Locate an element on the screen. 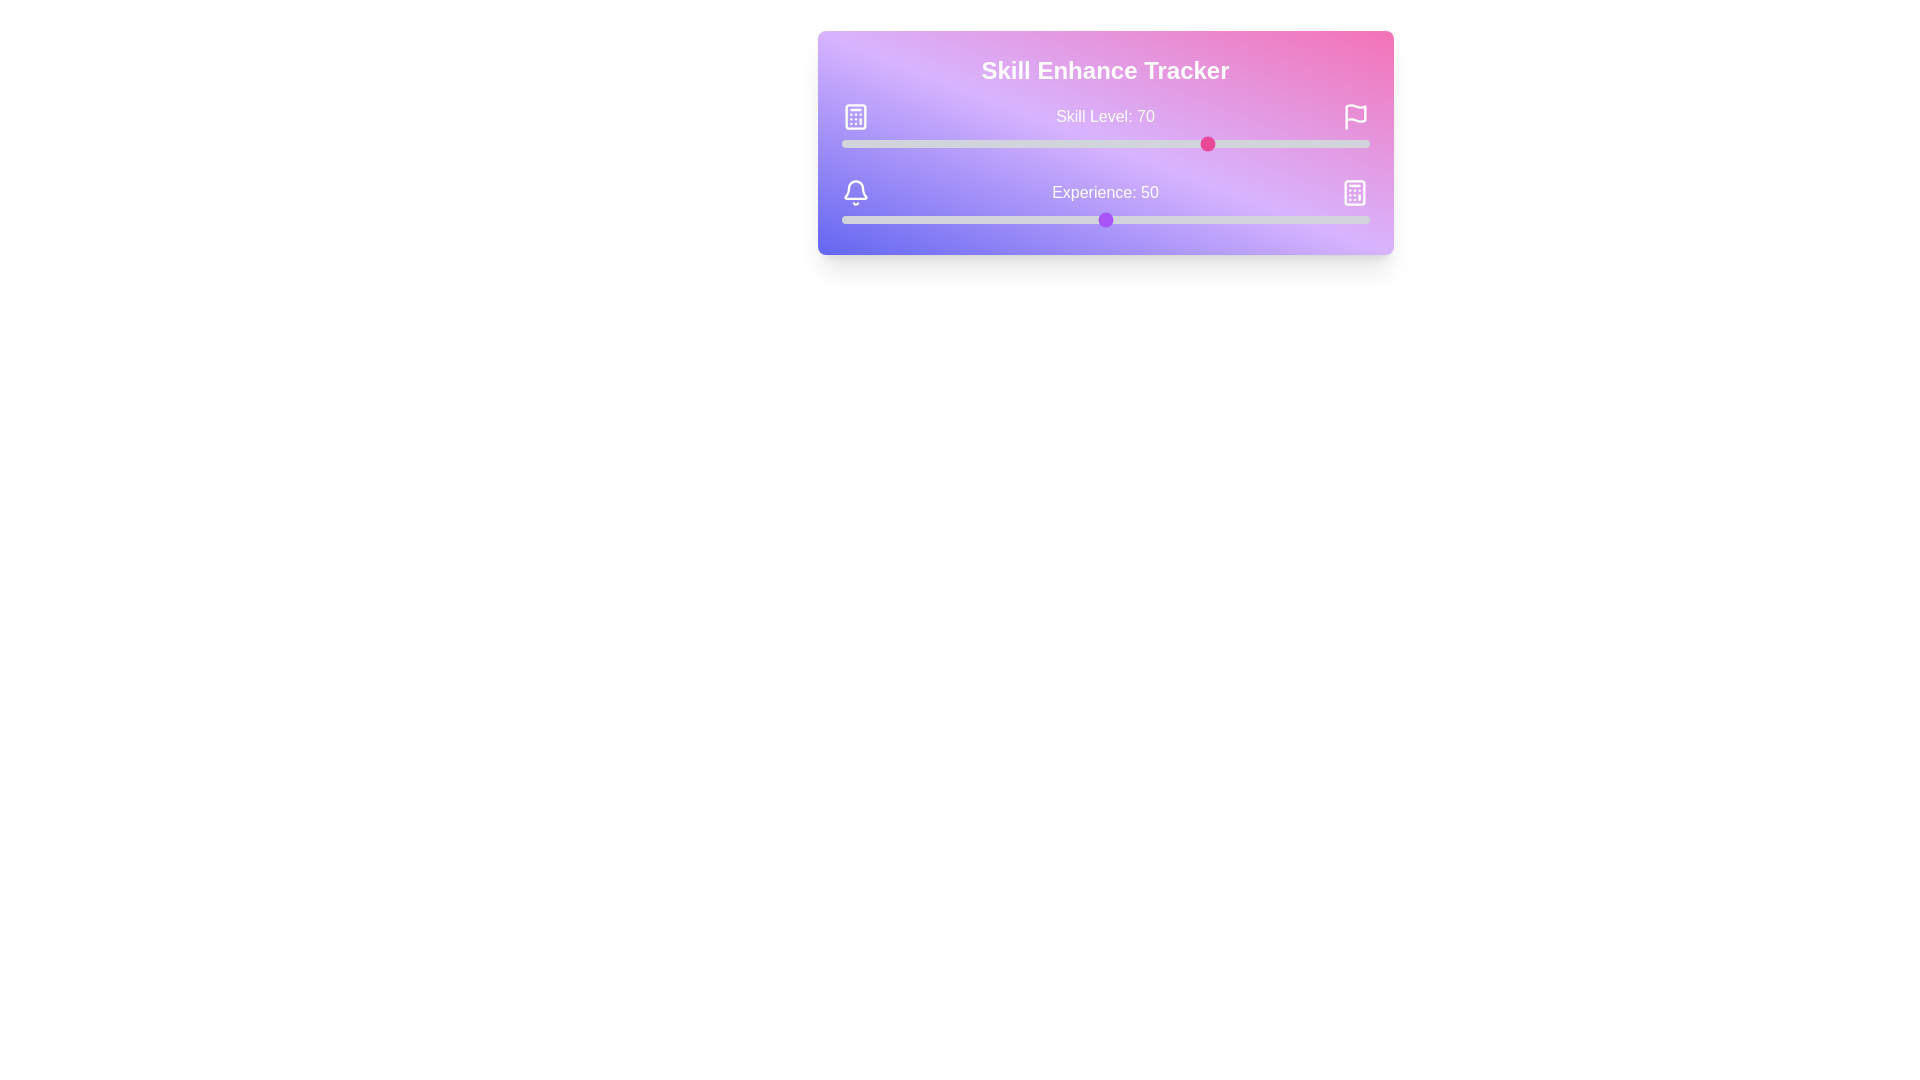  the experience slider to set the experience value to 86 is located at coordinates (1295, 219).